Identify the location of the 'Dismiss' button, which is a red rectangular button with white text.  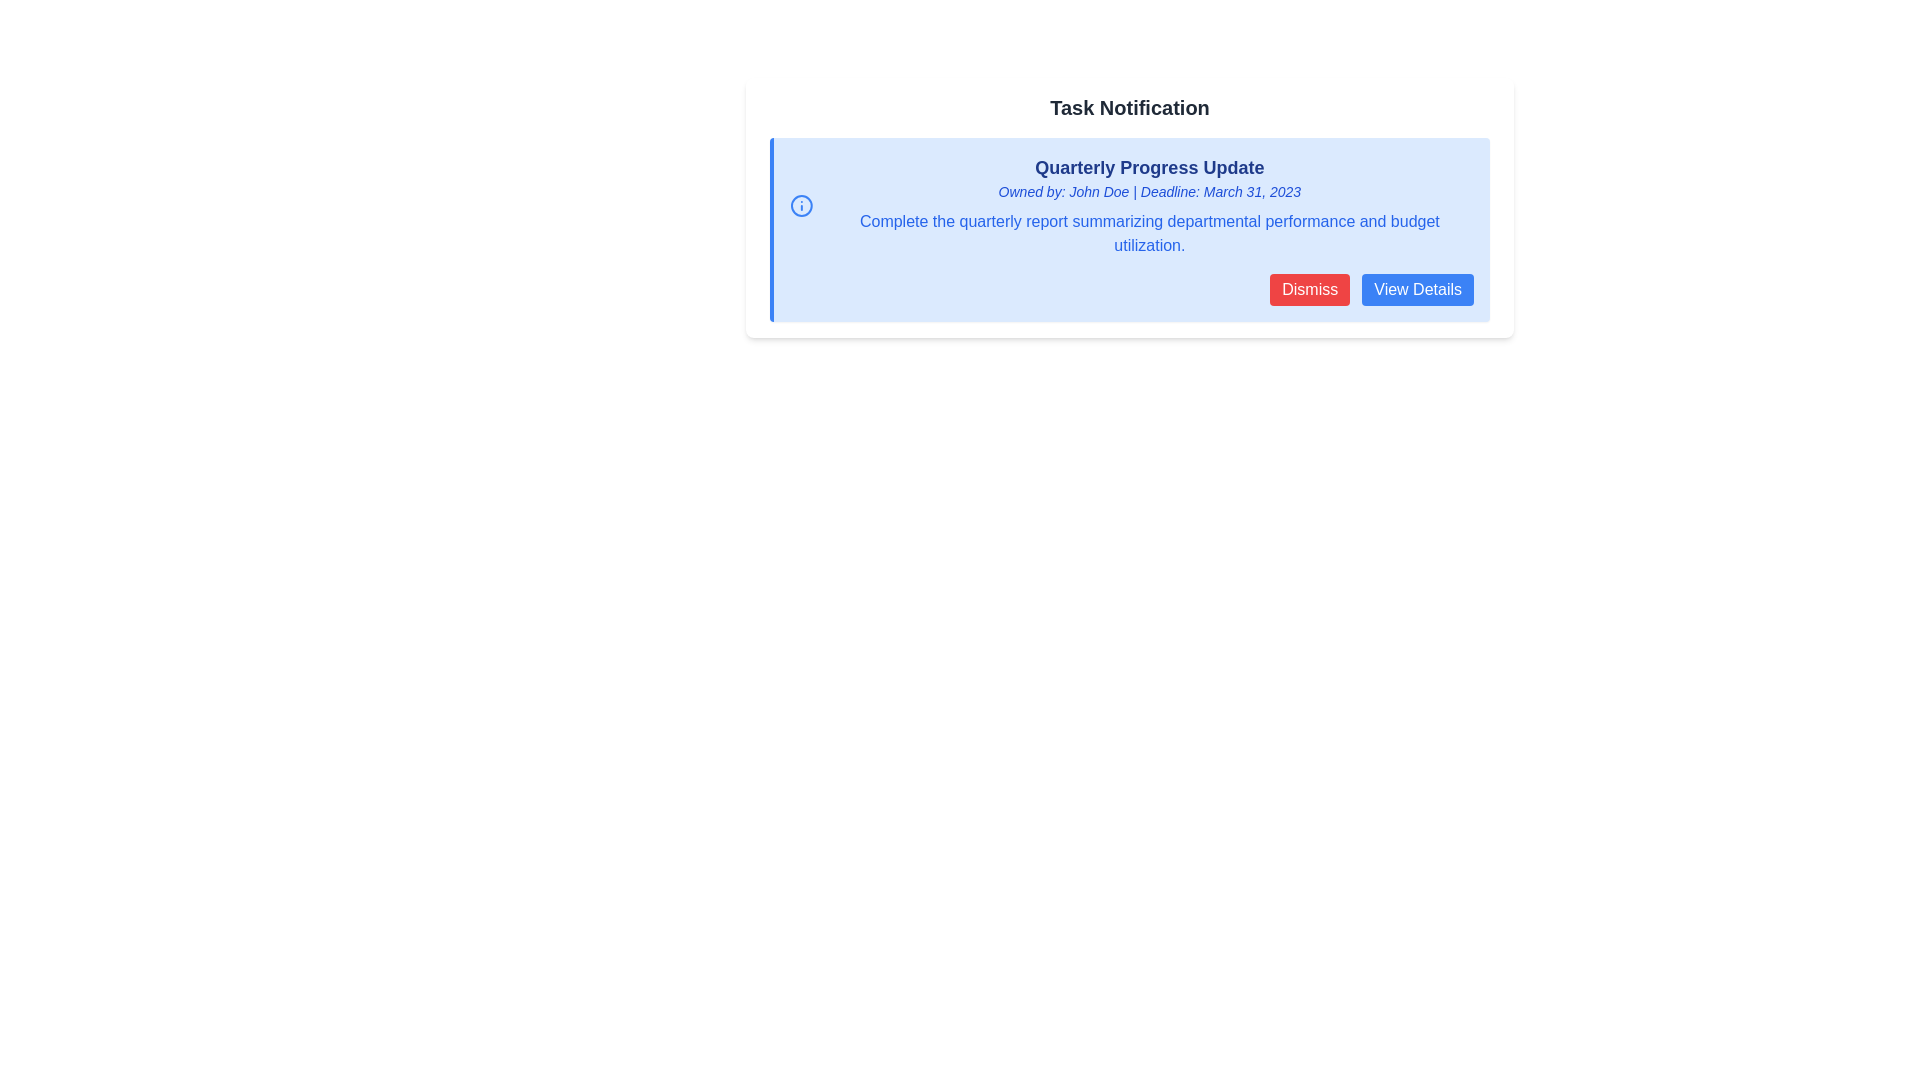
(1310, 289).